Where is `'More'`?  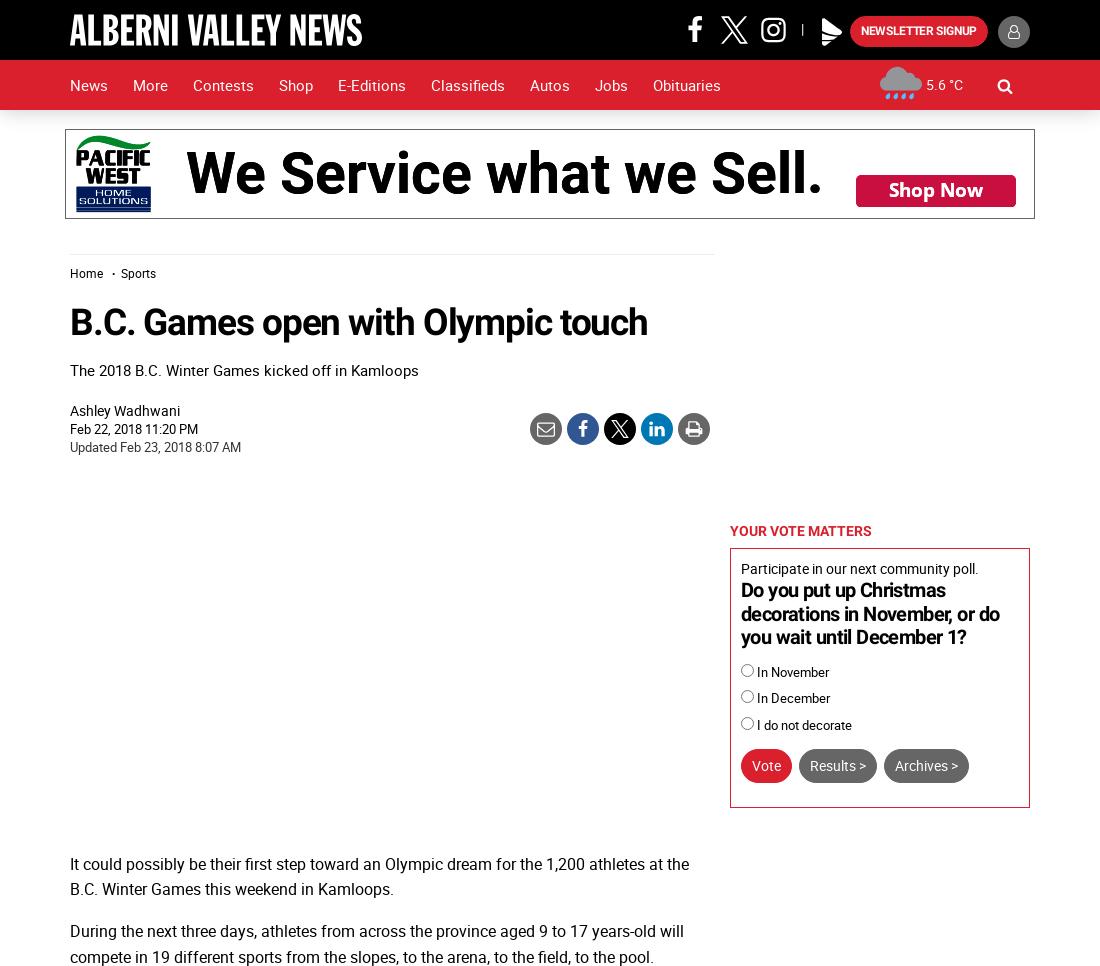
'More' is located at coordinates (149, 84).